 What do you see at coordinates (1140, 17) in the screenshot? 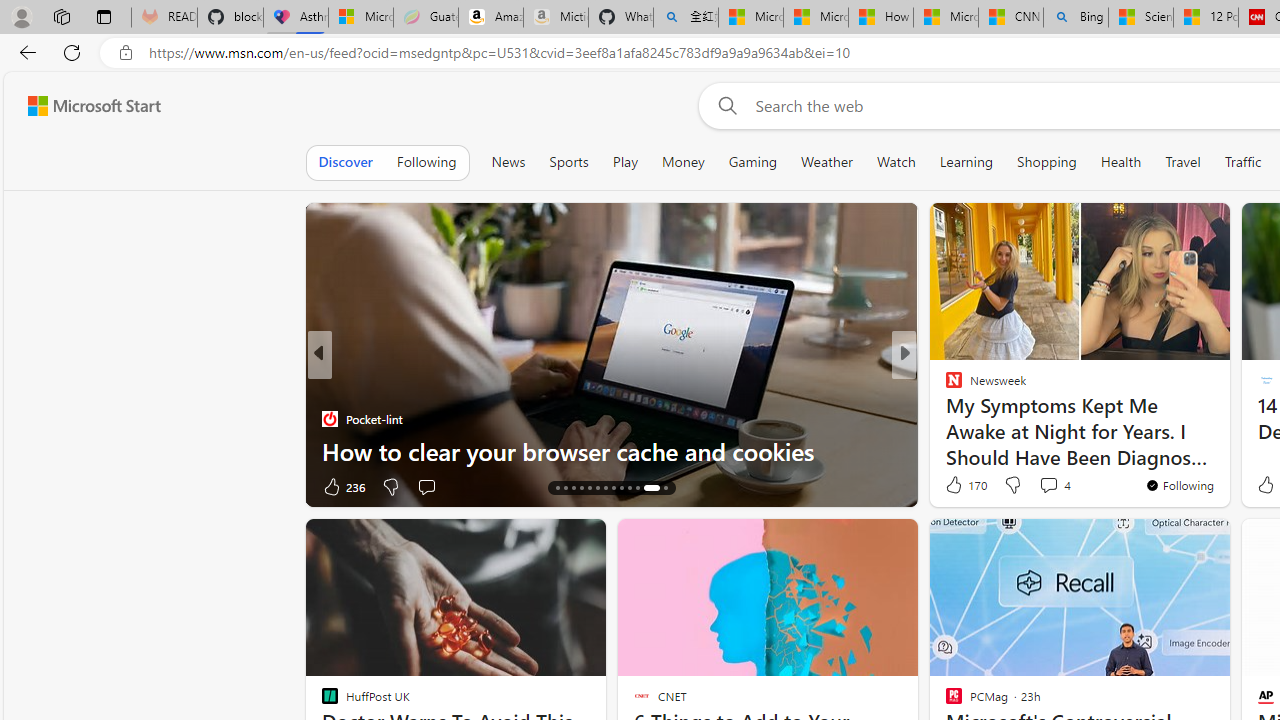
I see `'Science - MSN'` at bounding box center [1140, 17].